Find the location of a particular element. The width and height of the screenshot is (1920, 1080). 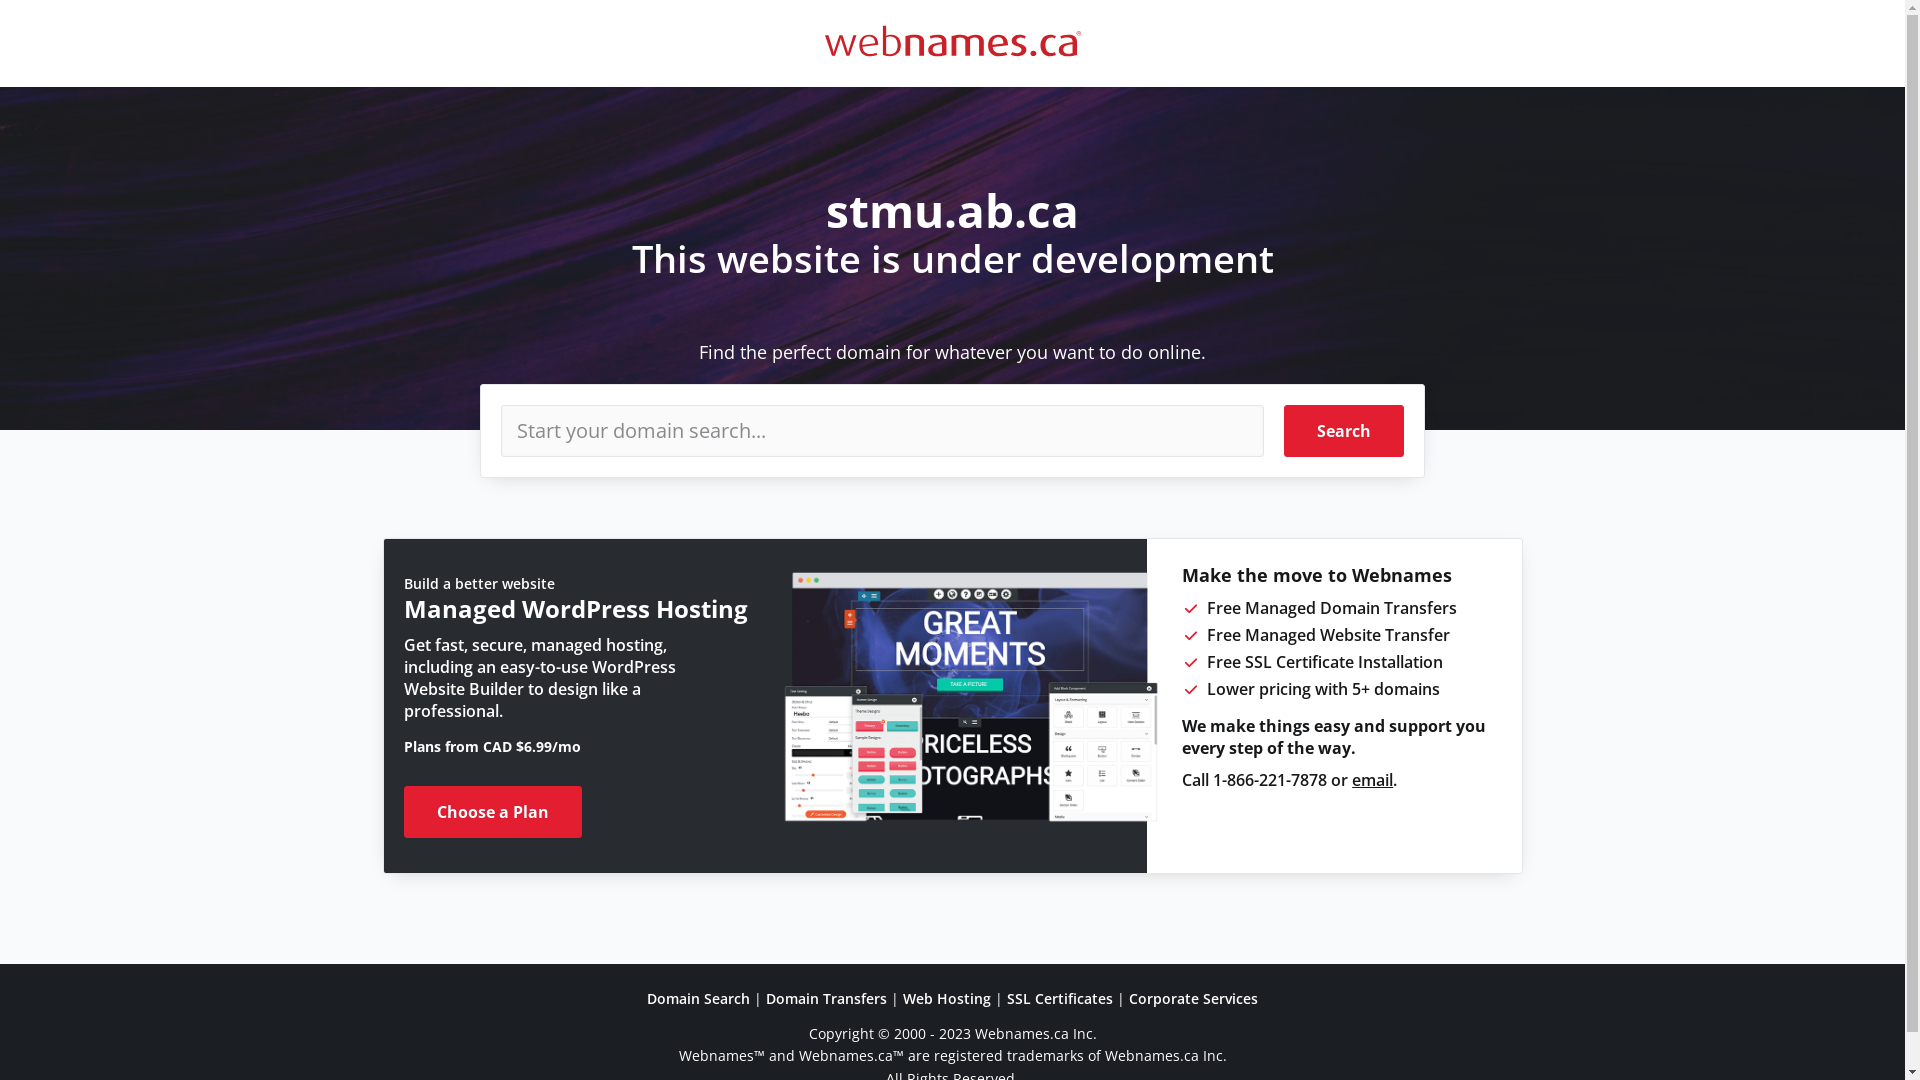

'Domain Transfers' is located at coordinates (826, 998).